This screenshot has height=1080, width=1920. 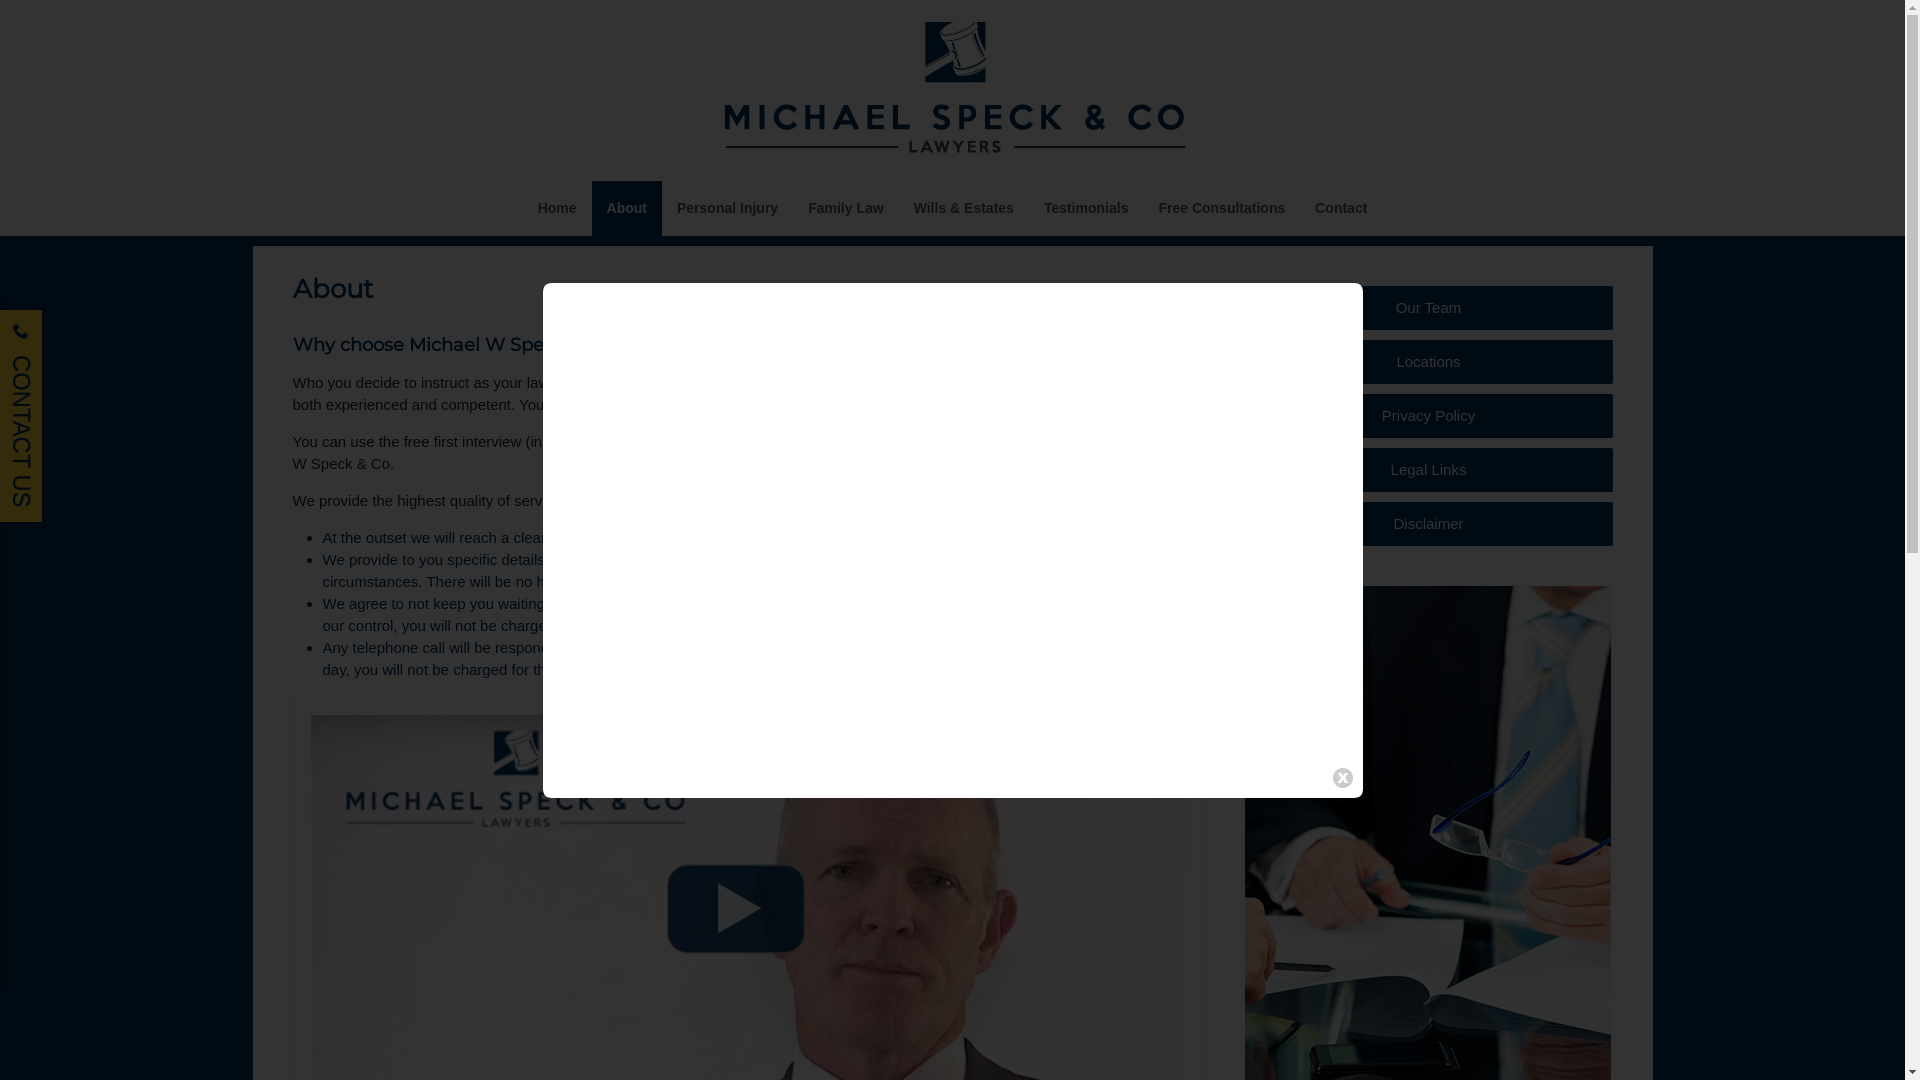 What do you see at coordinates (1427, 415) in the screenshot?
I see `'Privacy Policy'` at bounding box center [1427, 415].